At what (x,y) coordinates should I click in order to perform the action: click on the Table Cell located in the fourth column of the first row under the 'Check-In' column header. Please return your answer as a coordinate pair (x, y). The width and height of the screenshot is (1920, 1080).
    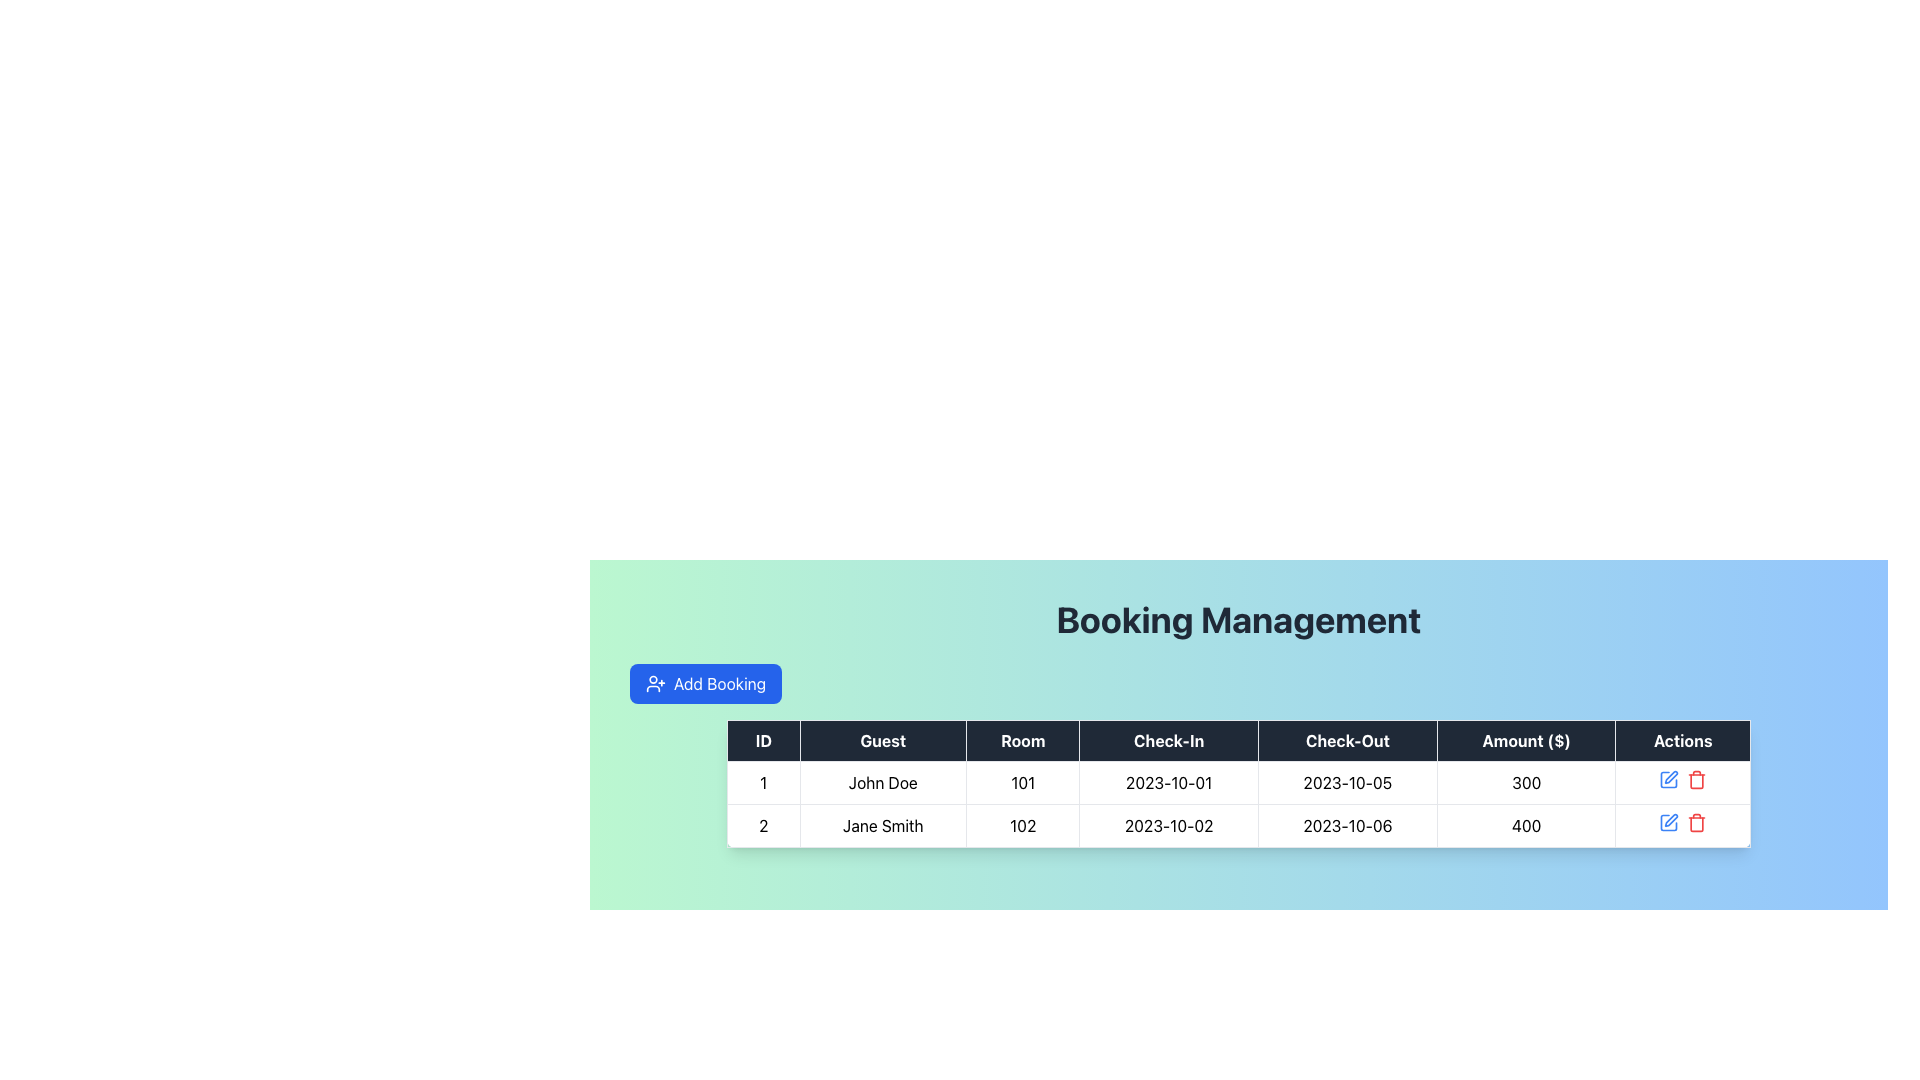
    Looking at the image, I should click on (1169, 782).